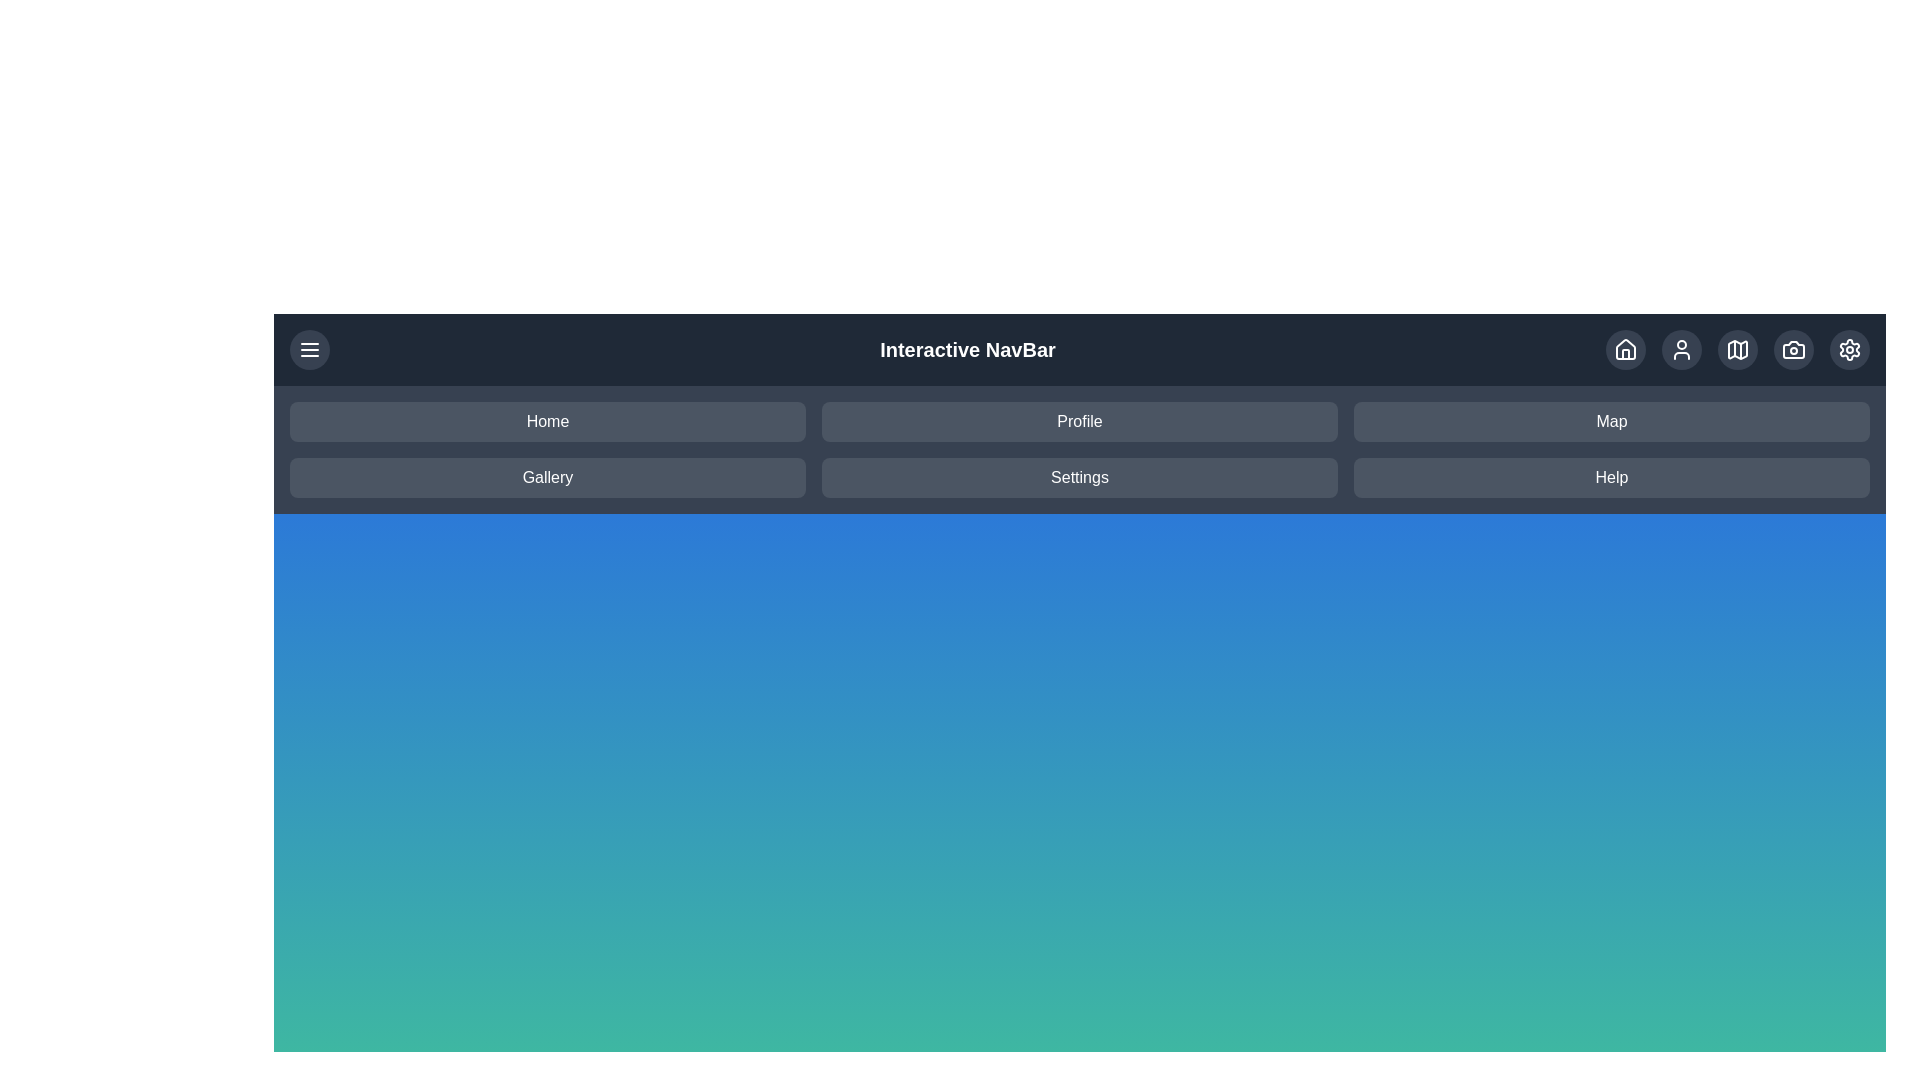 Image resolution: width=1920 pixels, height=1080 pixels. What do you see at coordinates (1626, 349) in the screenshot?
I see `the Home icon in the action bar` at bounding box center [1626, 349].